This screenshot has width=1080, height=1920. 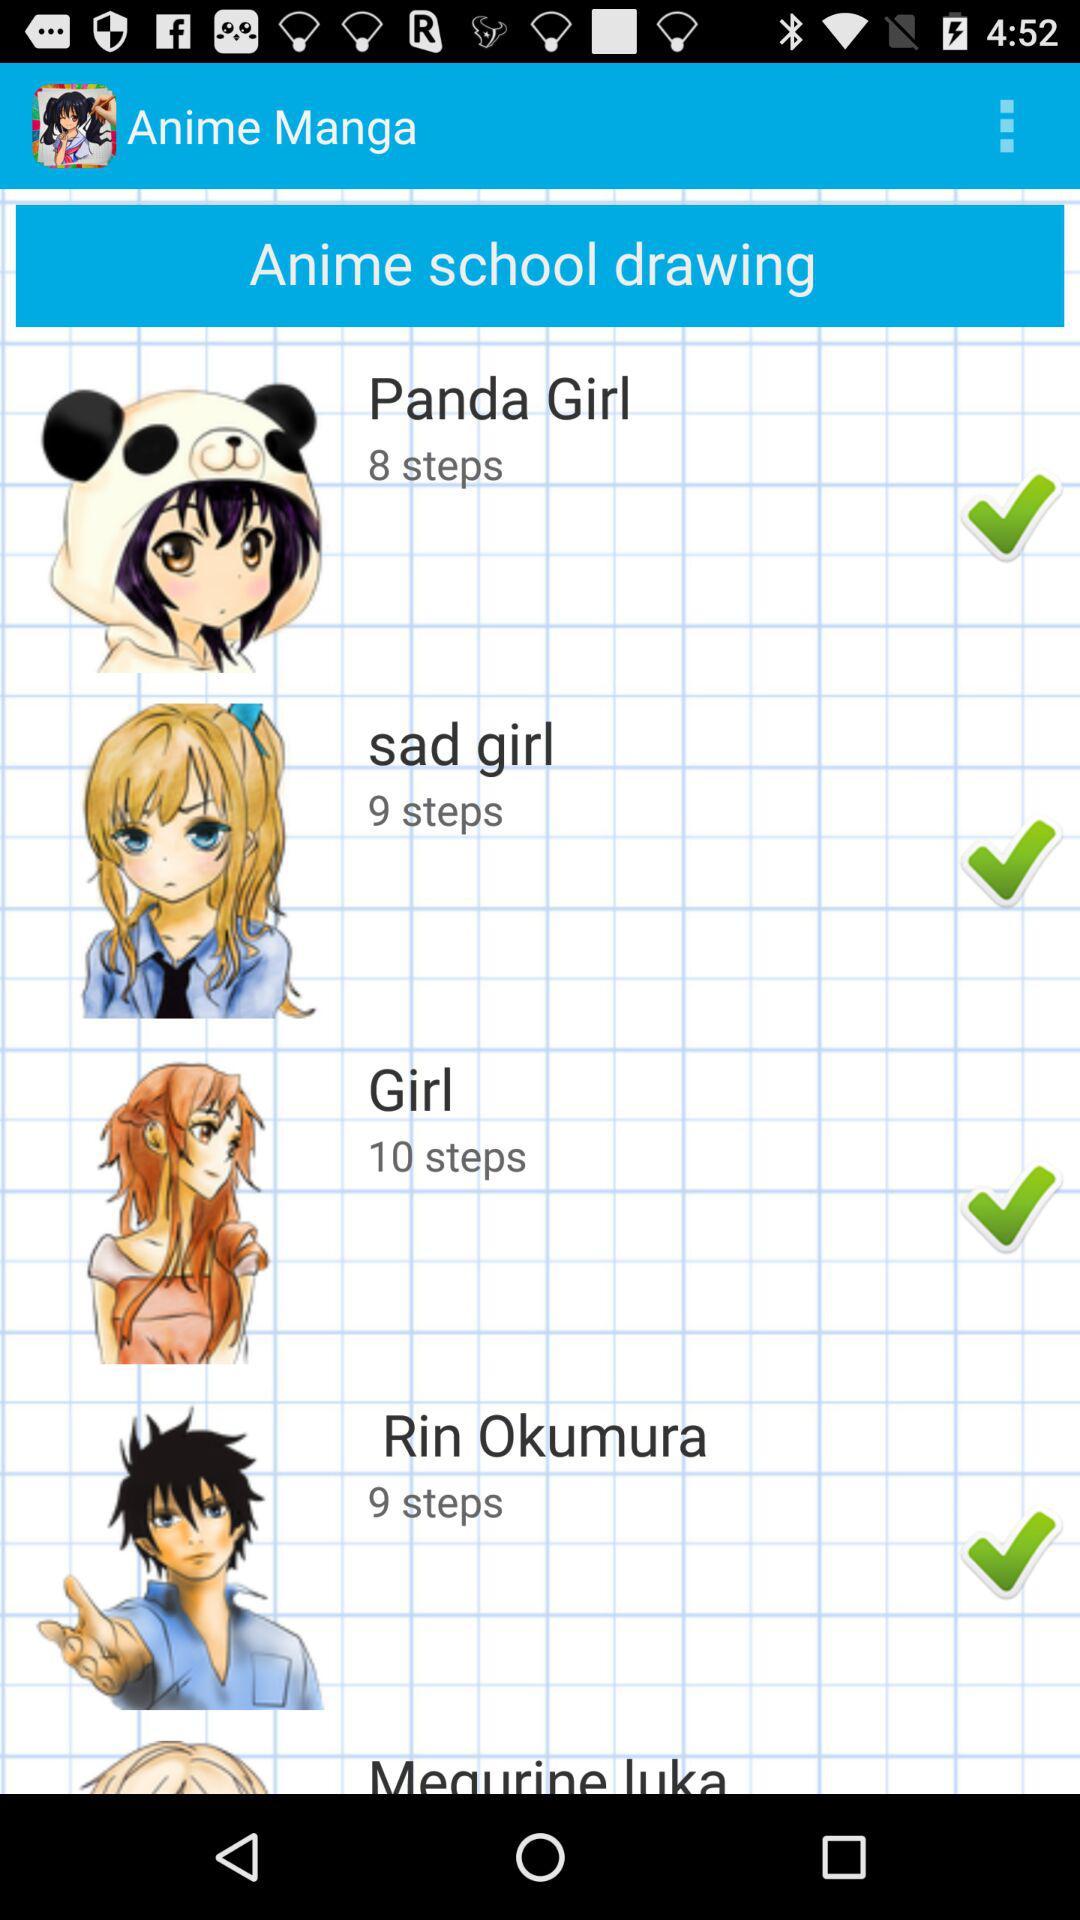 I want to click on item above anime school drawing, so click(x=1006, y=124).